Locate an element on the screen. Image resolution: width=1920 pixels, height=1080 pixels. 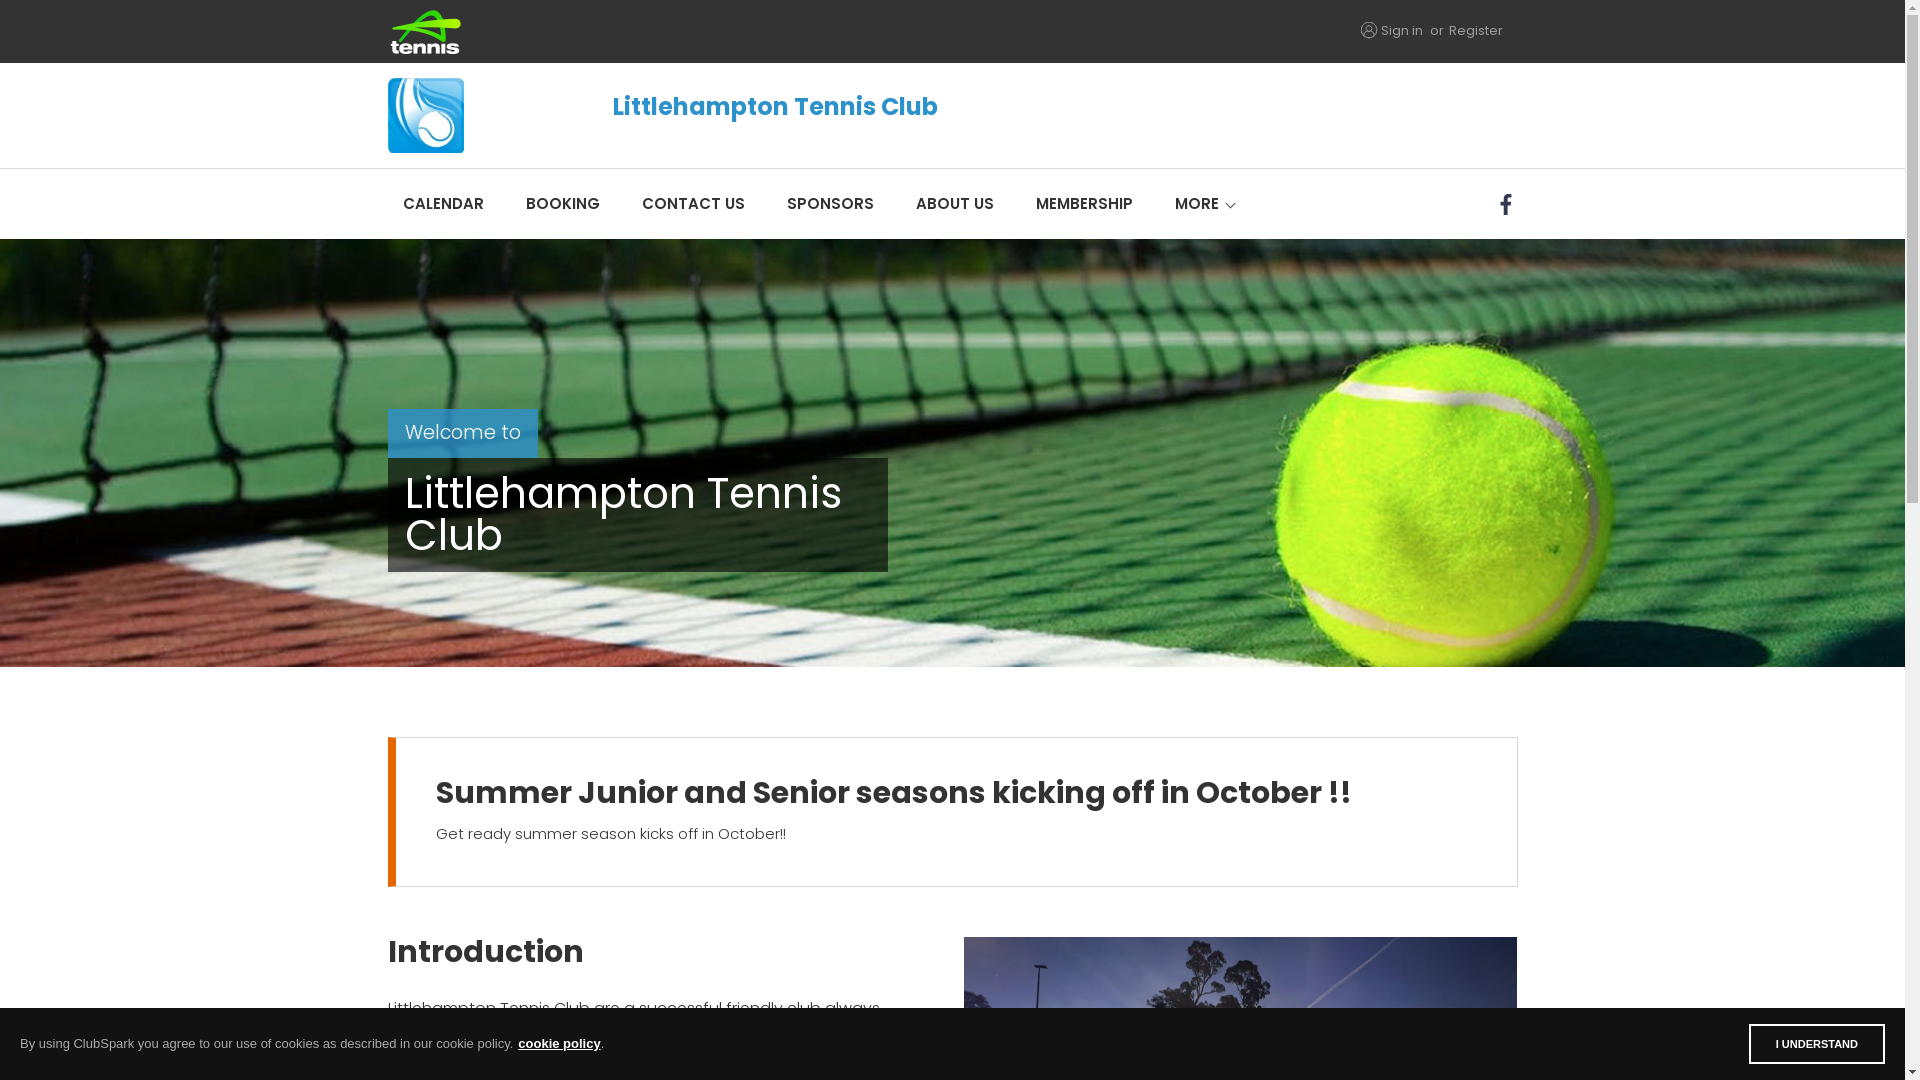
'CONTACT US' is located at coordinates (692, 204).